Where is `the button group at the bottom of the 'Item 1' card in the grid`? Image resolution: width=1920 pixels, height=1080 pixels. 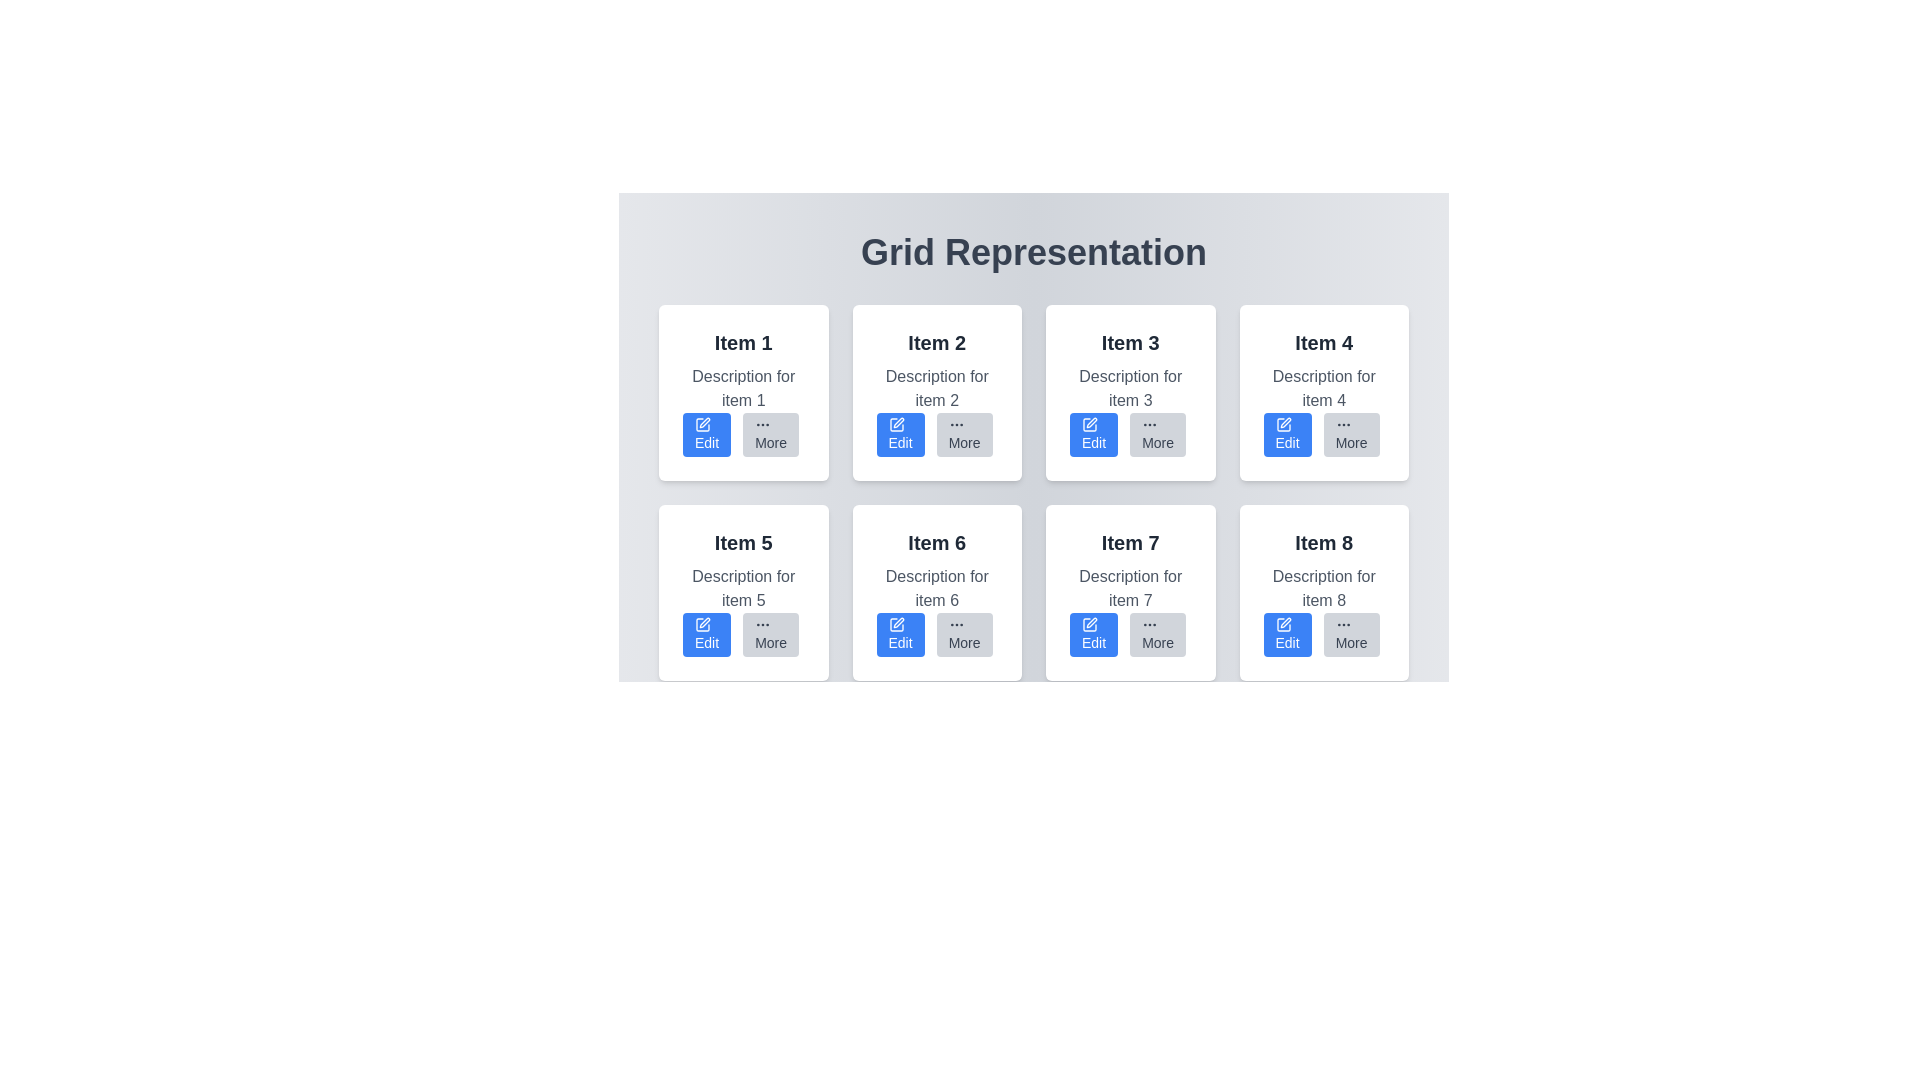 the button group at the bottom of the 'Item 1' card in the grid is located at coordinates (742, 434).